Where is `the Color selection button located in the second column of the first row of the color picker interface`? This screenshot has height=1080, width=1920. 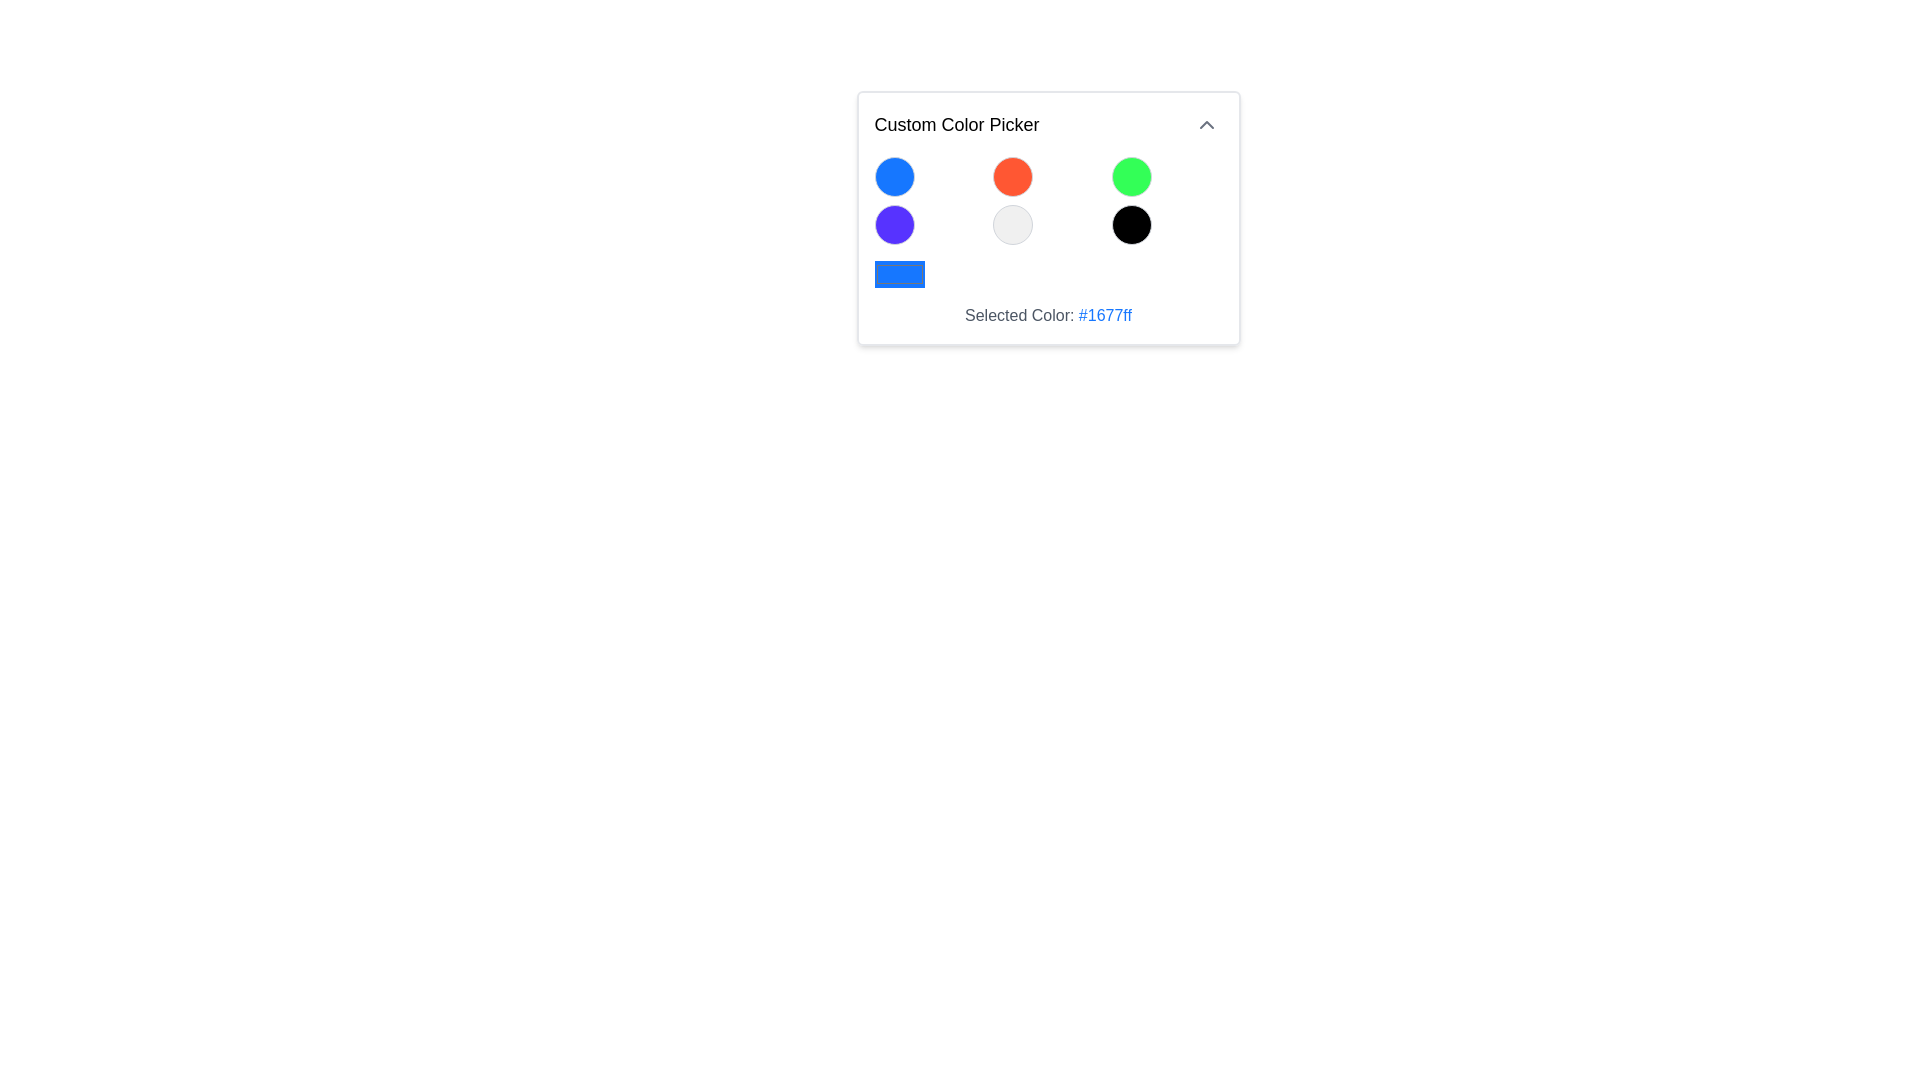
the Color selection button located in the second column of the first row of the color picker interface is located at coordinates (1013, 176).